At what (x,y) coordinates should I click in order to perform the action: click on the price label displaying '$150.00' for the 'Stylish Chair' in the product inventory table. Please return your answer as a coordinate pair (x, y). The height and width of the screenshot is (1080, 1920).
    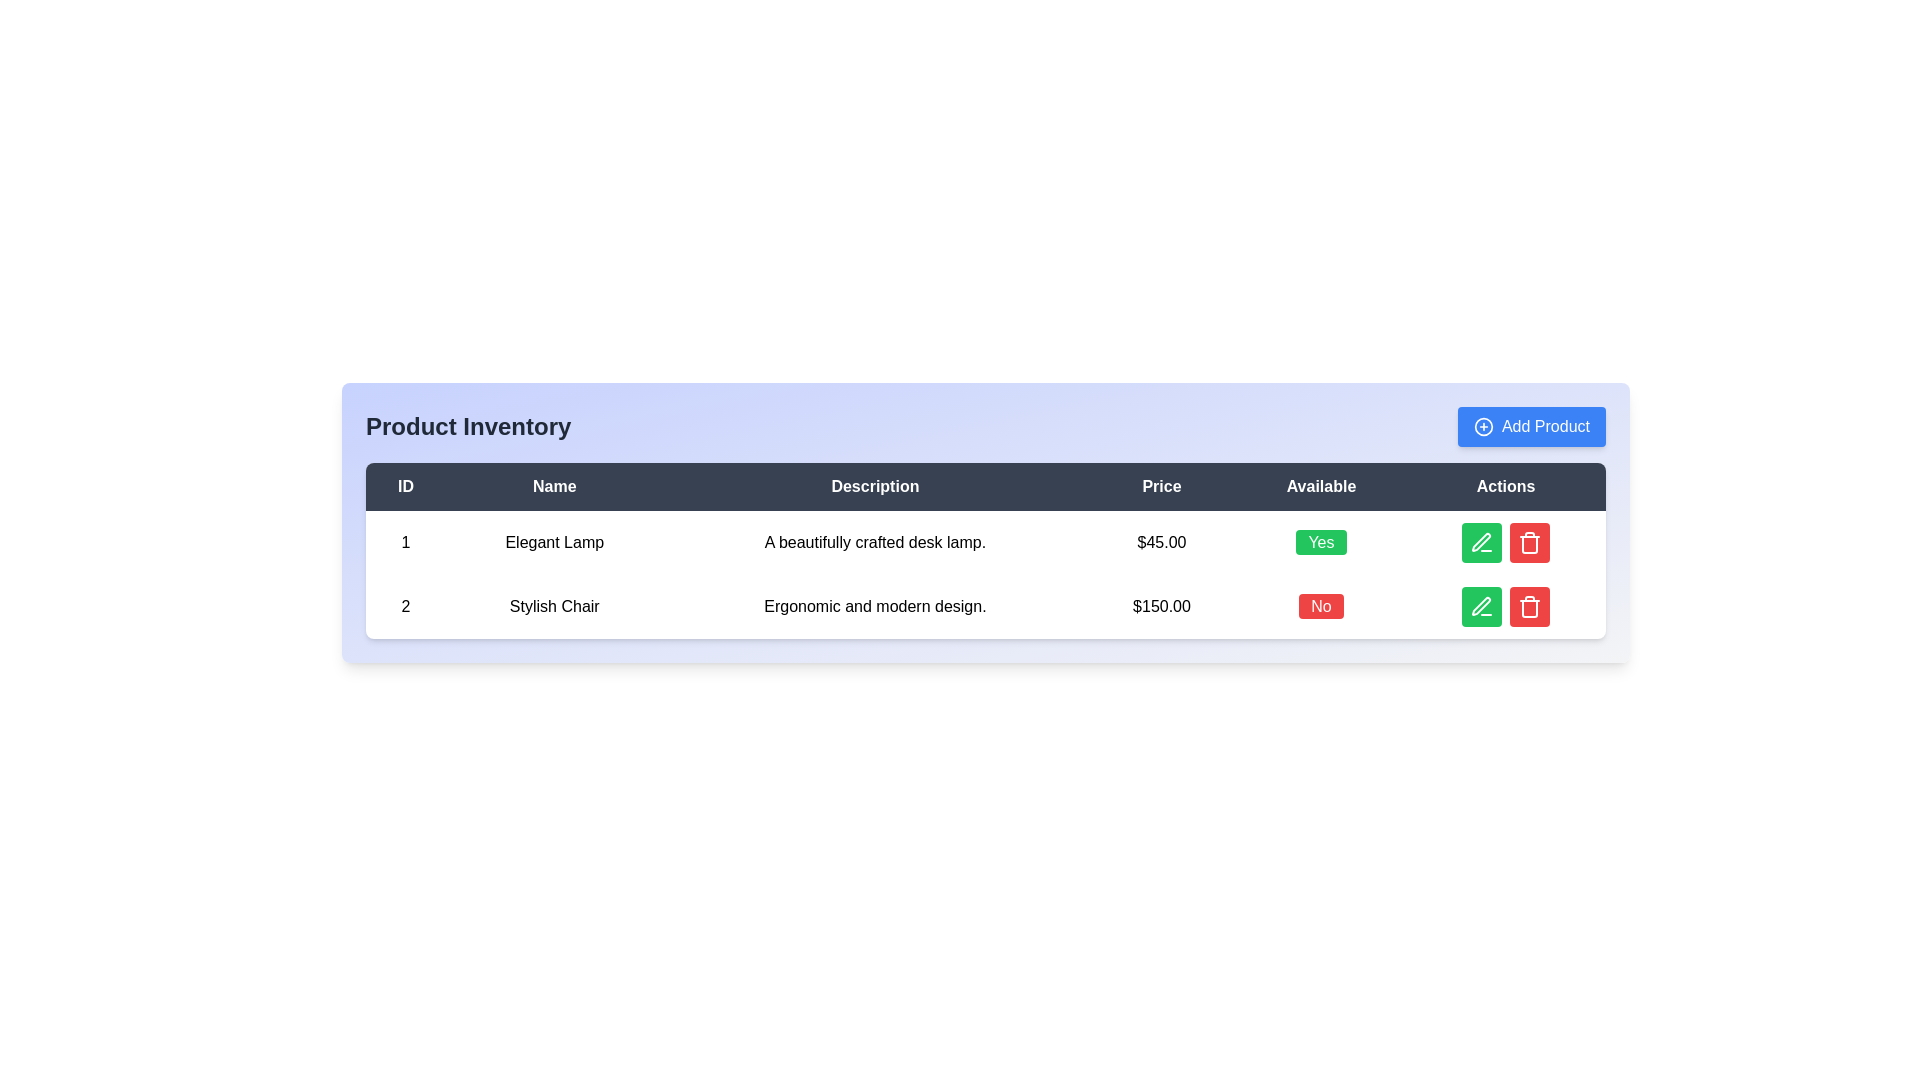
    Looking at the image, I should click on (1161, 605).